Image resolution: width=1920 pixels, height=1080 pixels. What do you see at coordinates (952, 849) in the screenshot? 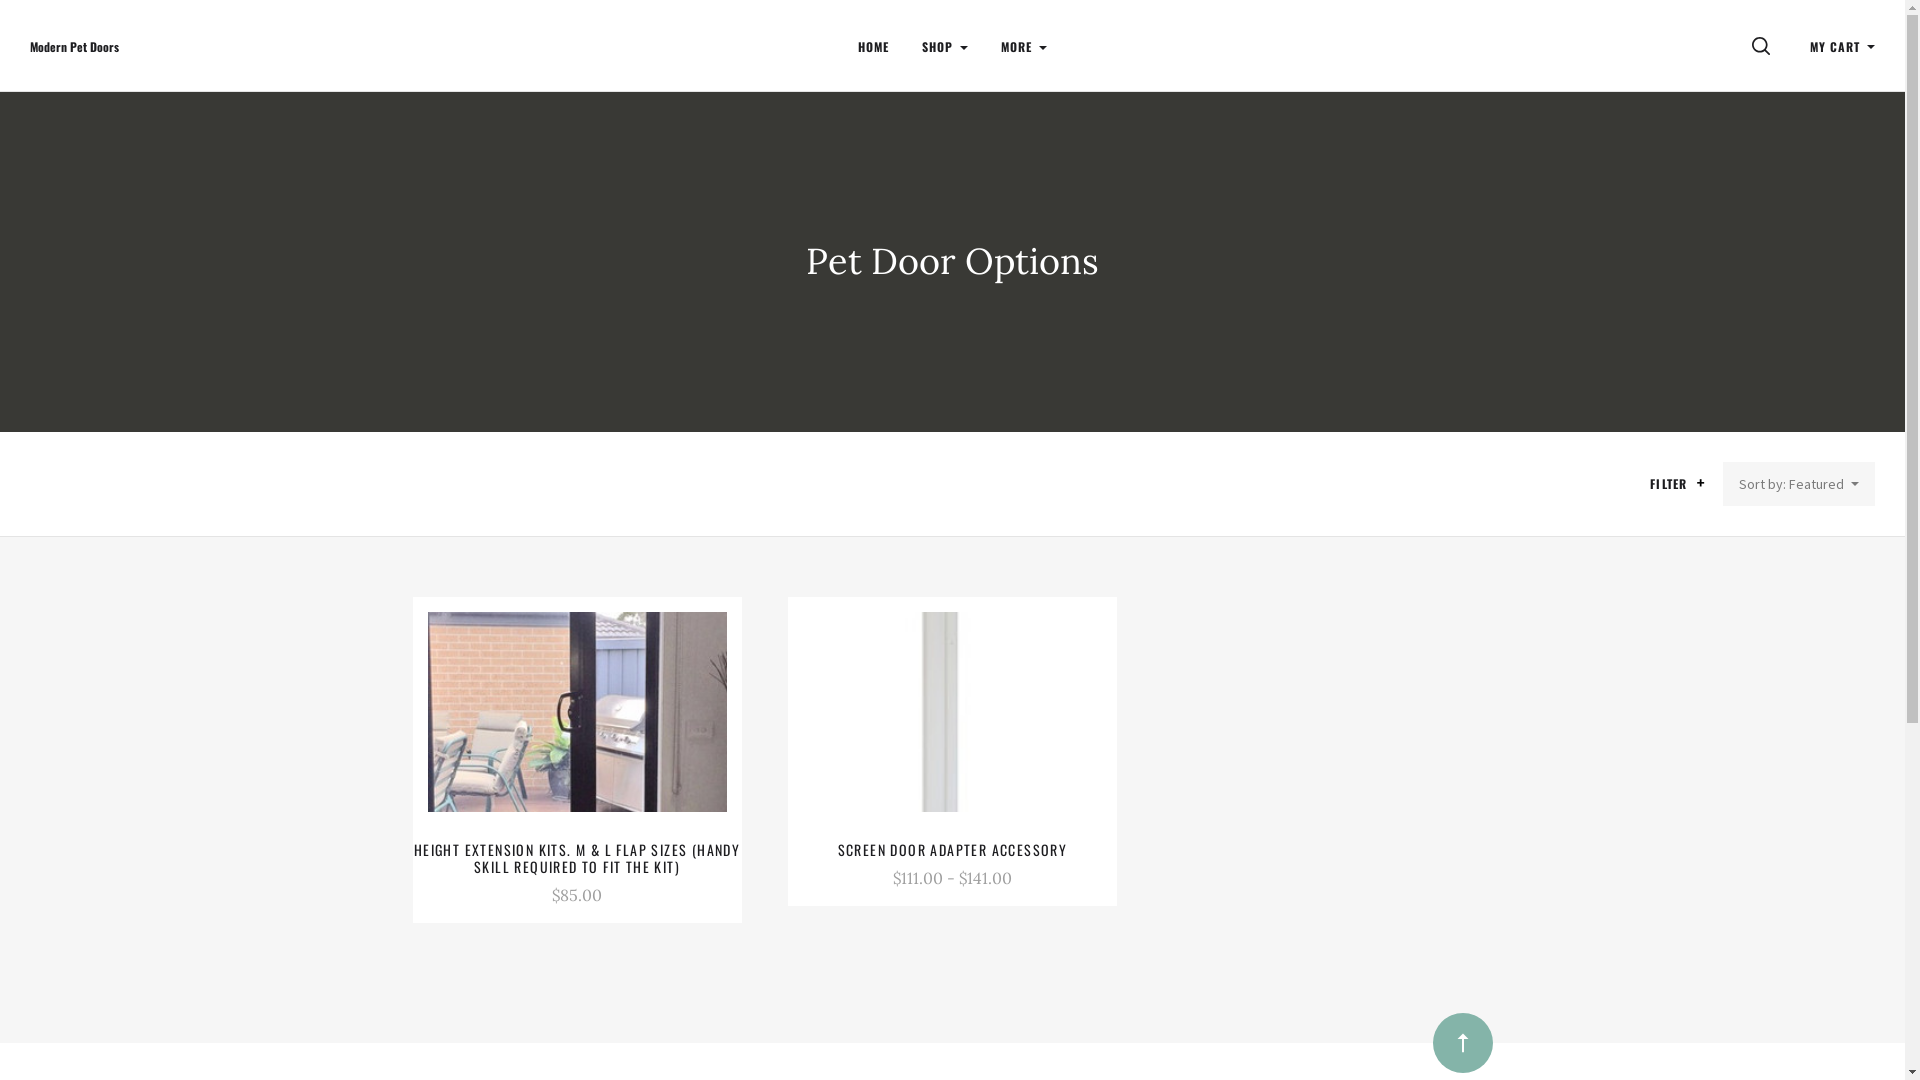
I see `'SCREEN DOOR ADAPTER ACCESSORY'` at bounding box center [952, 849].